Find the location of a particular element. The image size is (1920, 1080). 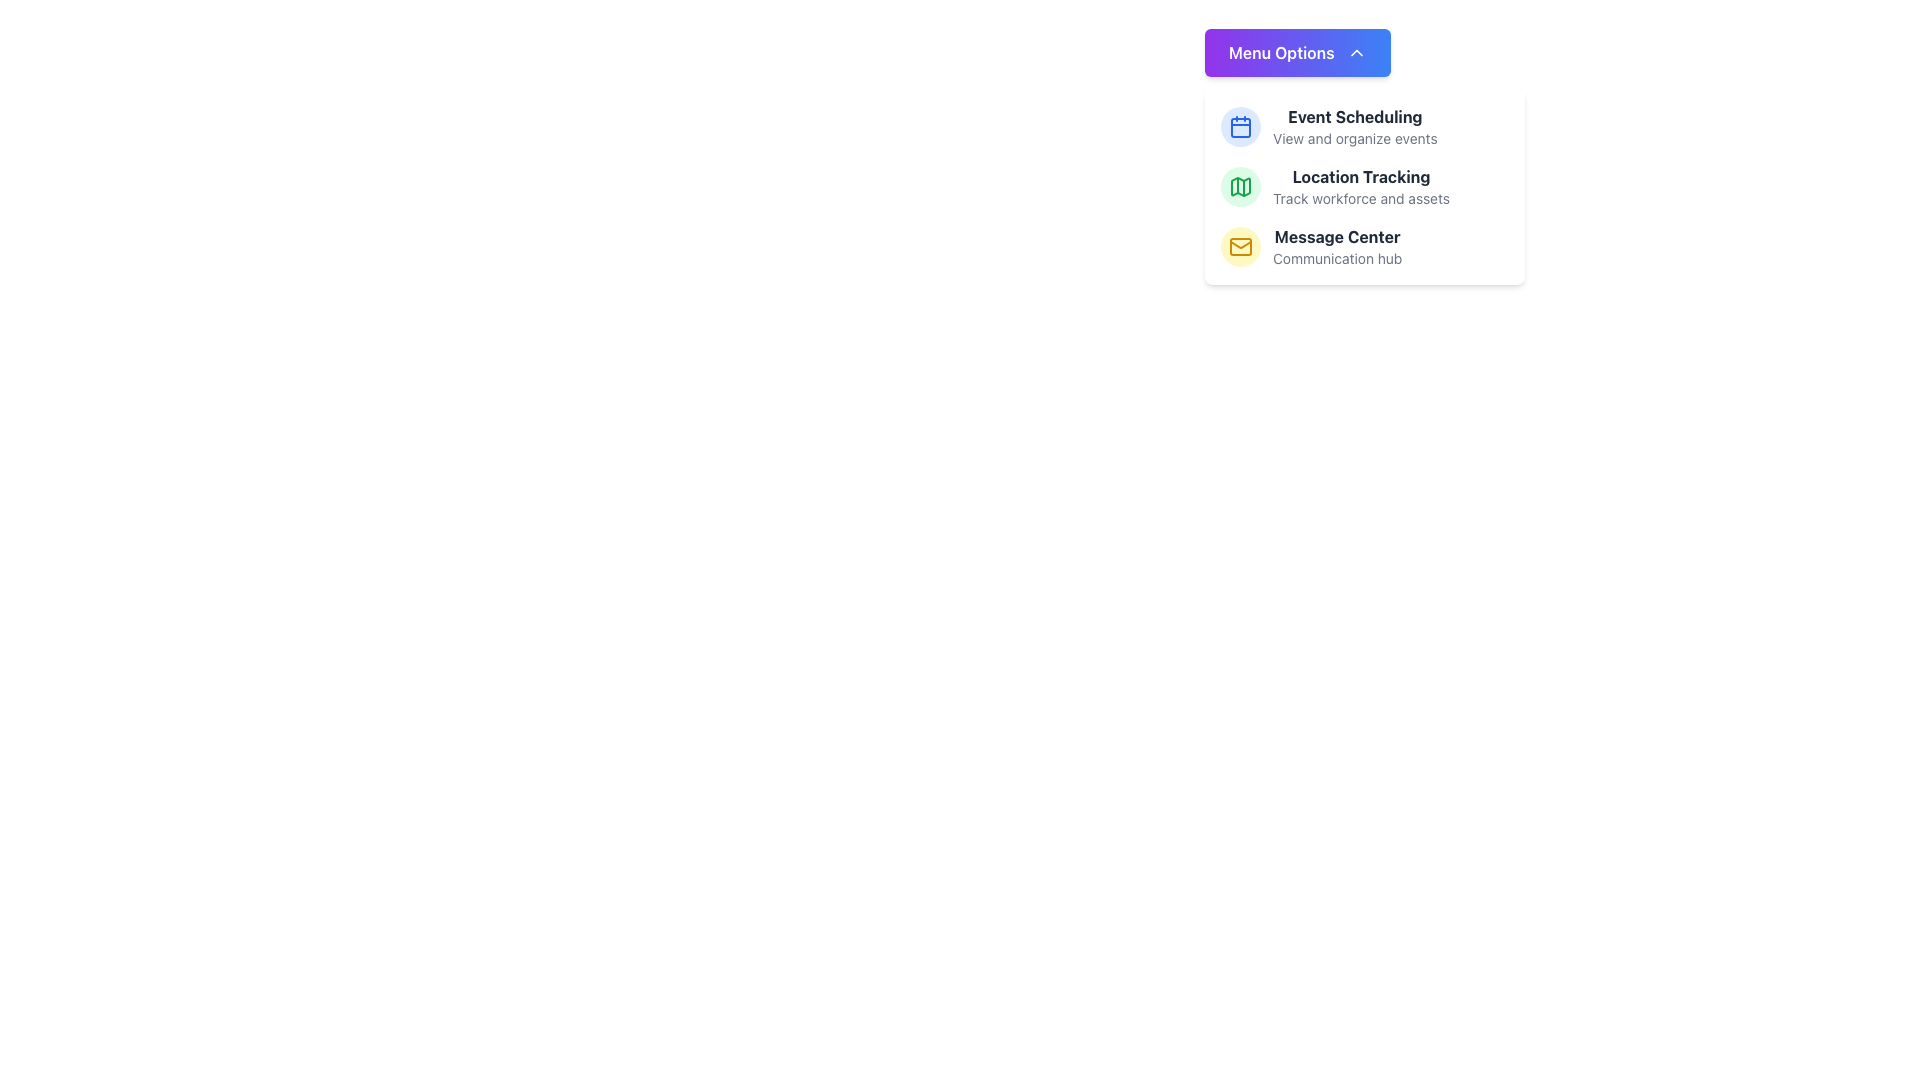

the text-based menu item located under 'Menu Options' is located at coordinates (1360, 186).